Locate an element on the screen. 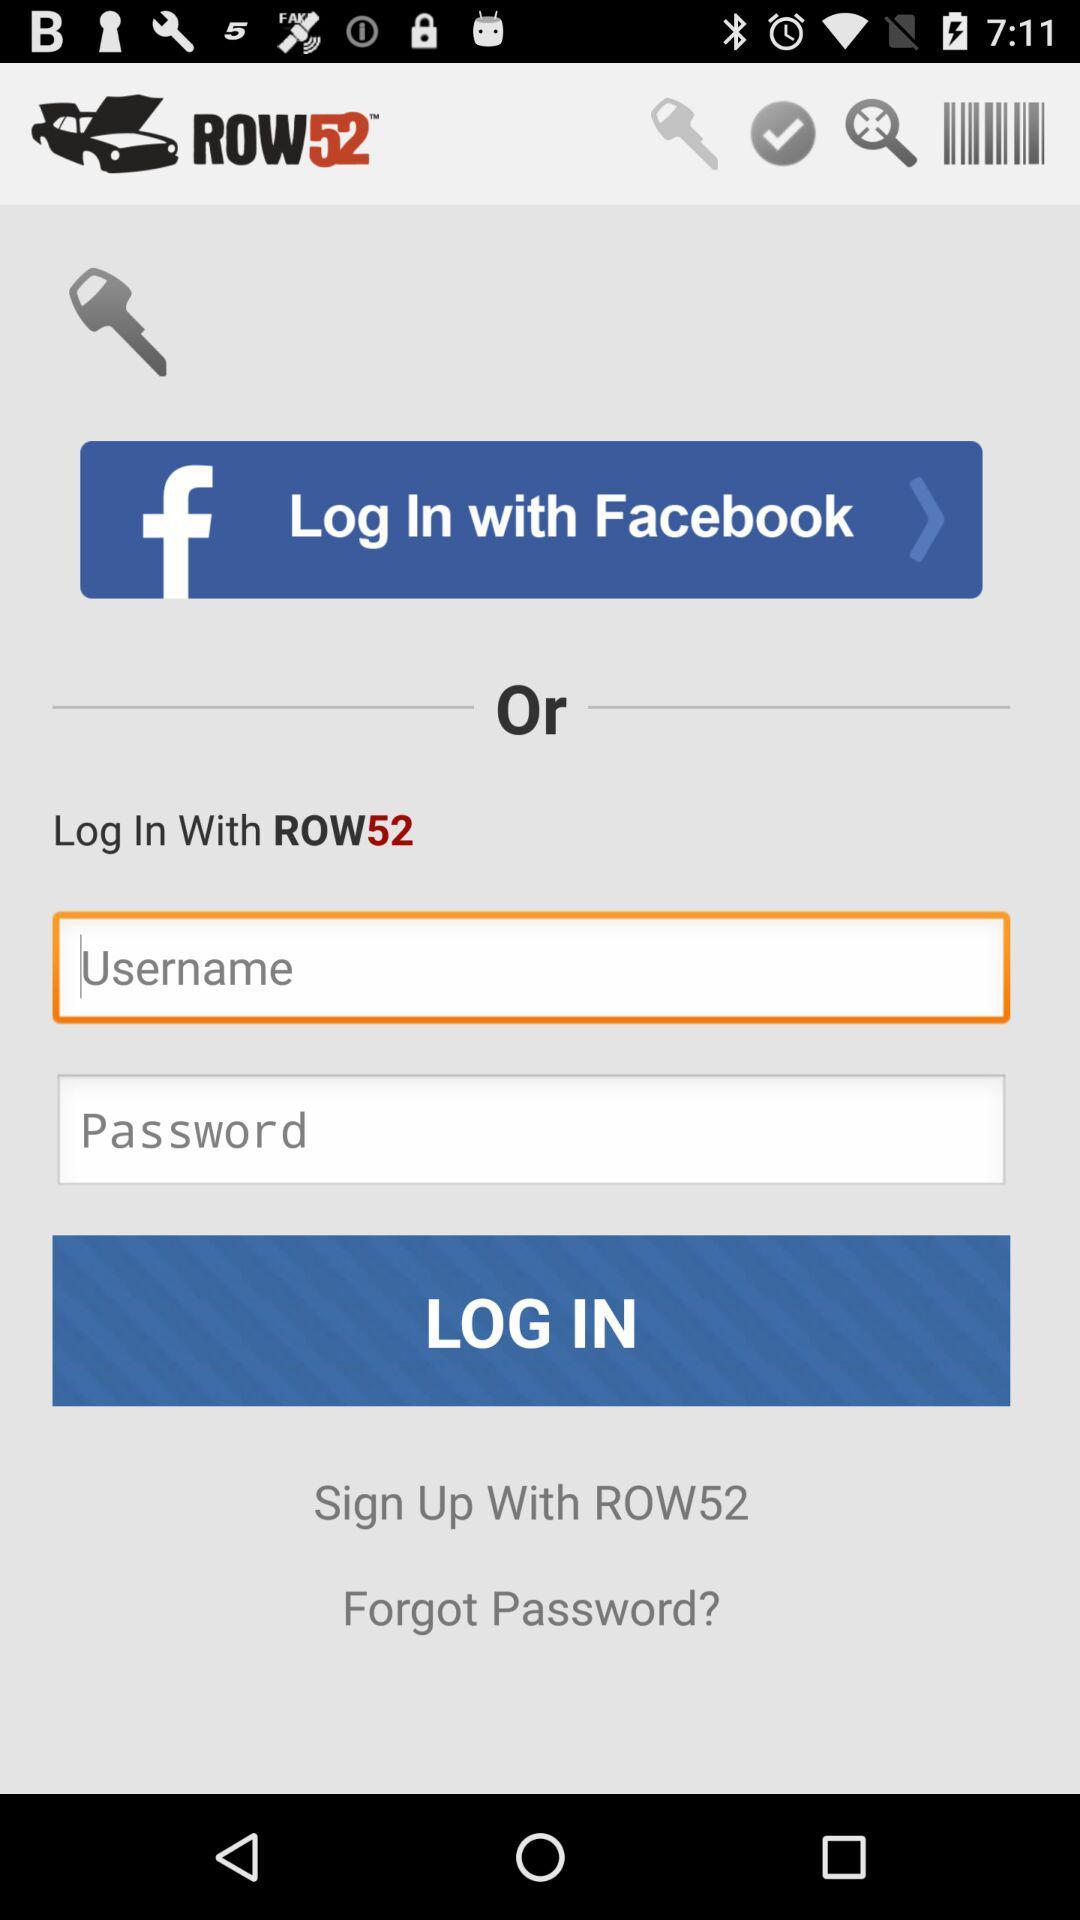 The height and width of the screenshot is (1920, 1080). the search icon is located at coordinates (880, 142).